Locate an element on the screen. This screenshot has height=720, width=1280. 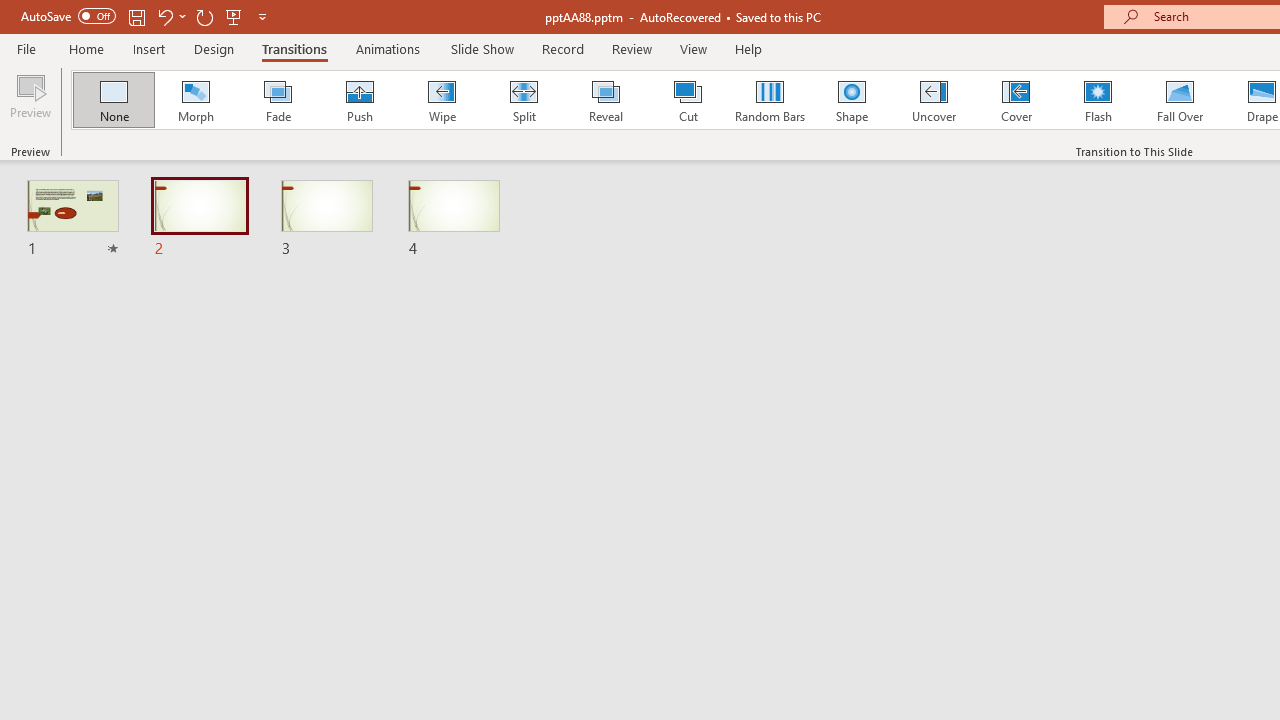
'Wipe' is located at coordinates (440, 100).